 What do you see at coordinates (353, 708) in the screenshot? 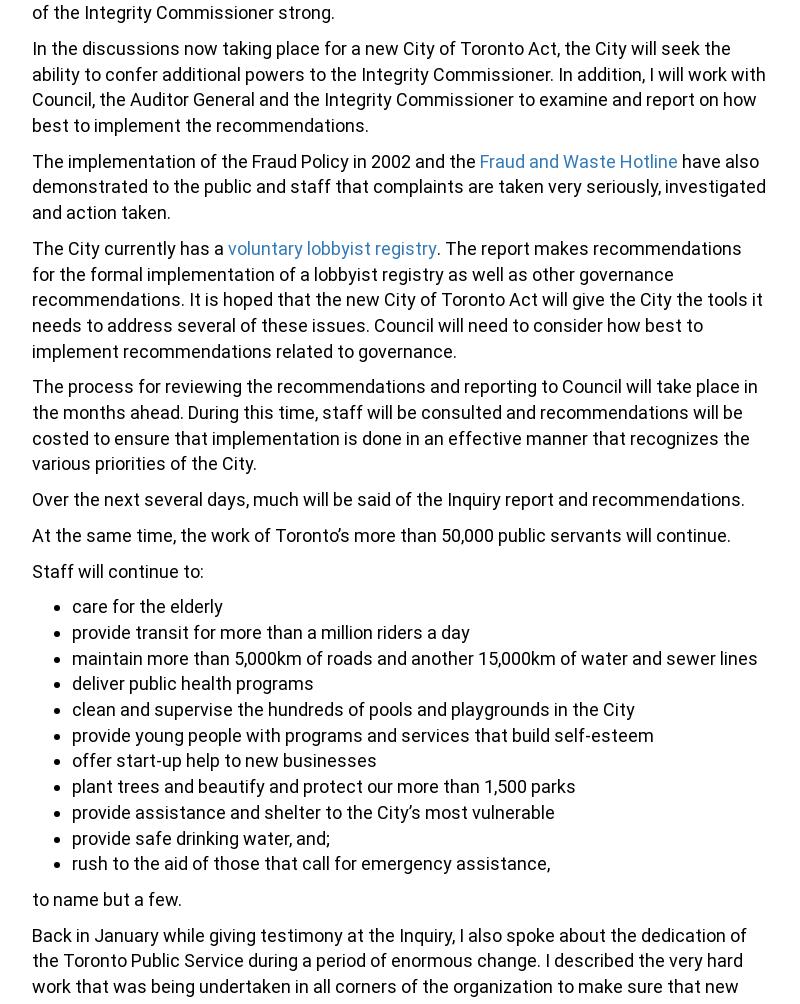
I see `'clean and supervise the hundreds of pools and playgrounds in the City'` at bounding box center [353, 708].